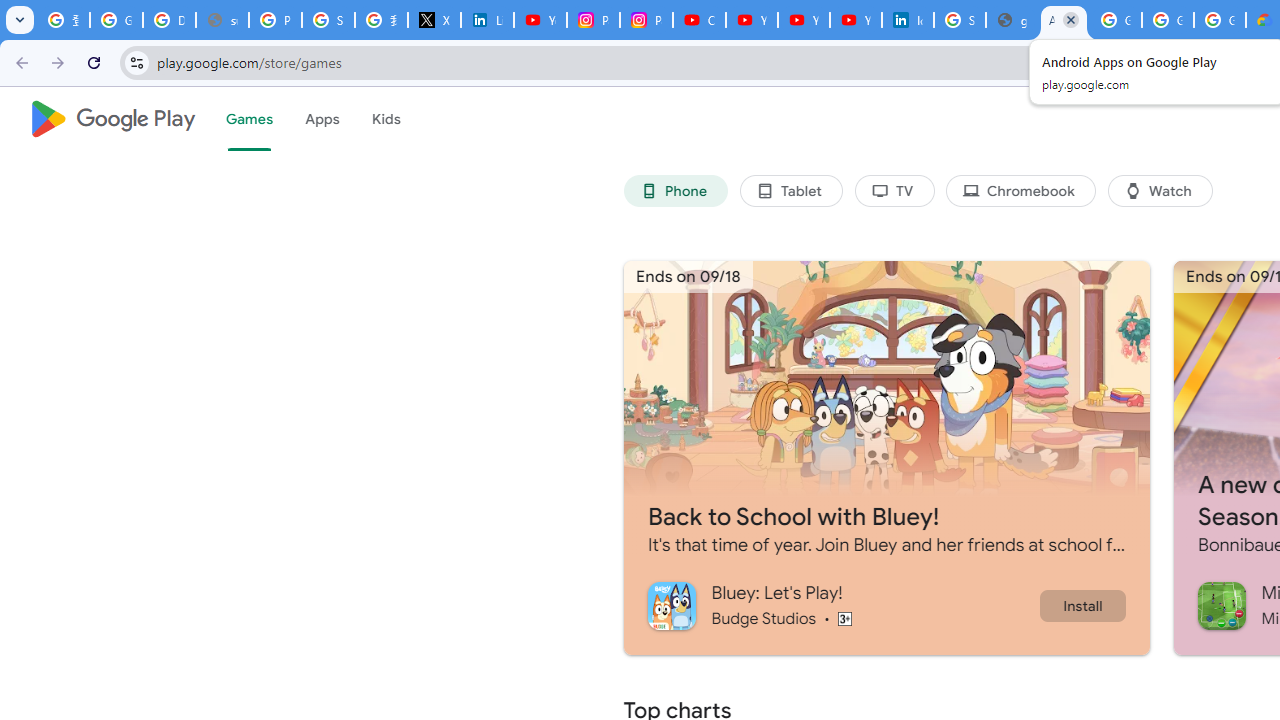 This screenshot has height=720, width=1280. Describe the element at coordinates (1021, 191) in the screenshot. I see `'Chromebook'` at that location.